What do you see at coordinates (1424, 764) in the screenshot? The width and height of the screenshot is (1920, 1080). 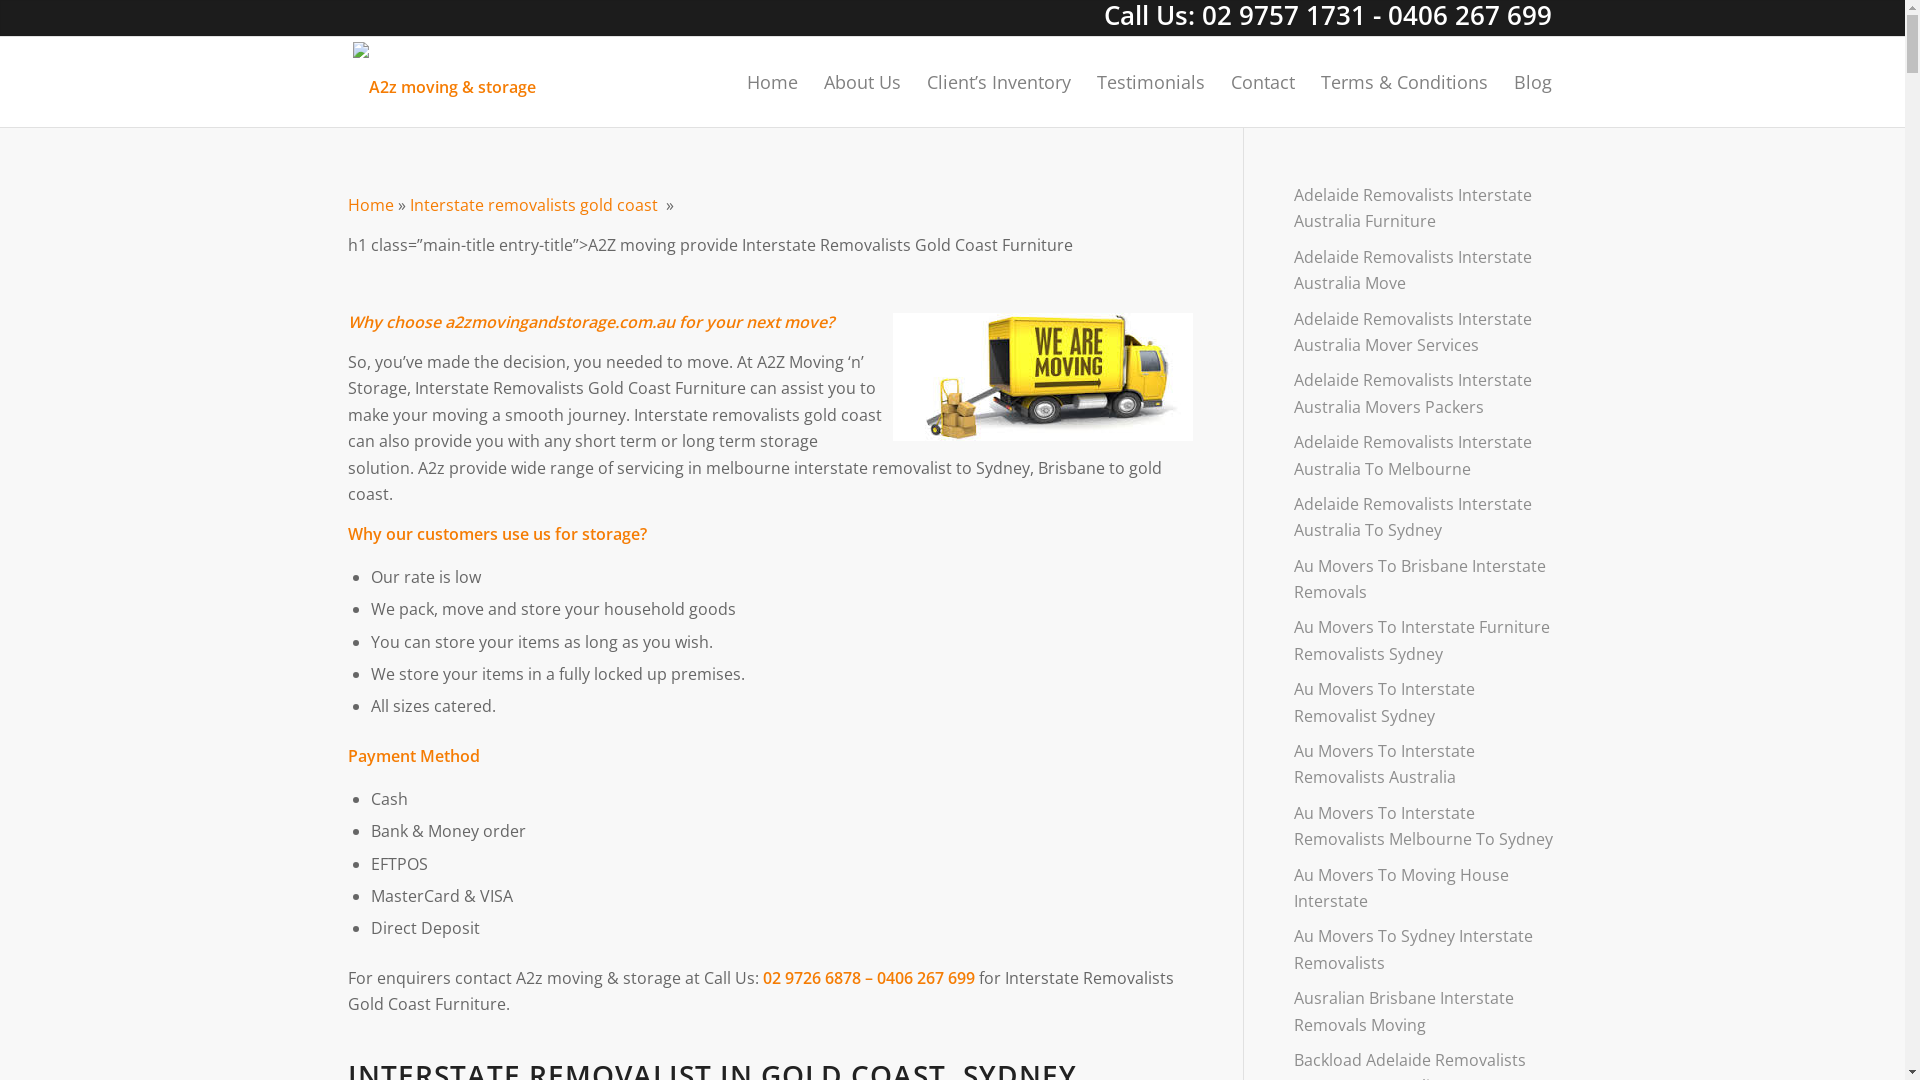 I see `'Au Movers To Interstate Removalists Australia'` at bounding box center [1424, 764].